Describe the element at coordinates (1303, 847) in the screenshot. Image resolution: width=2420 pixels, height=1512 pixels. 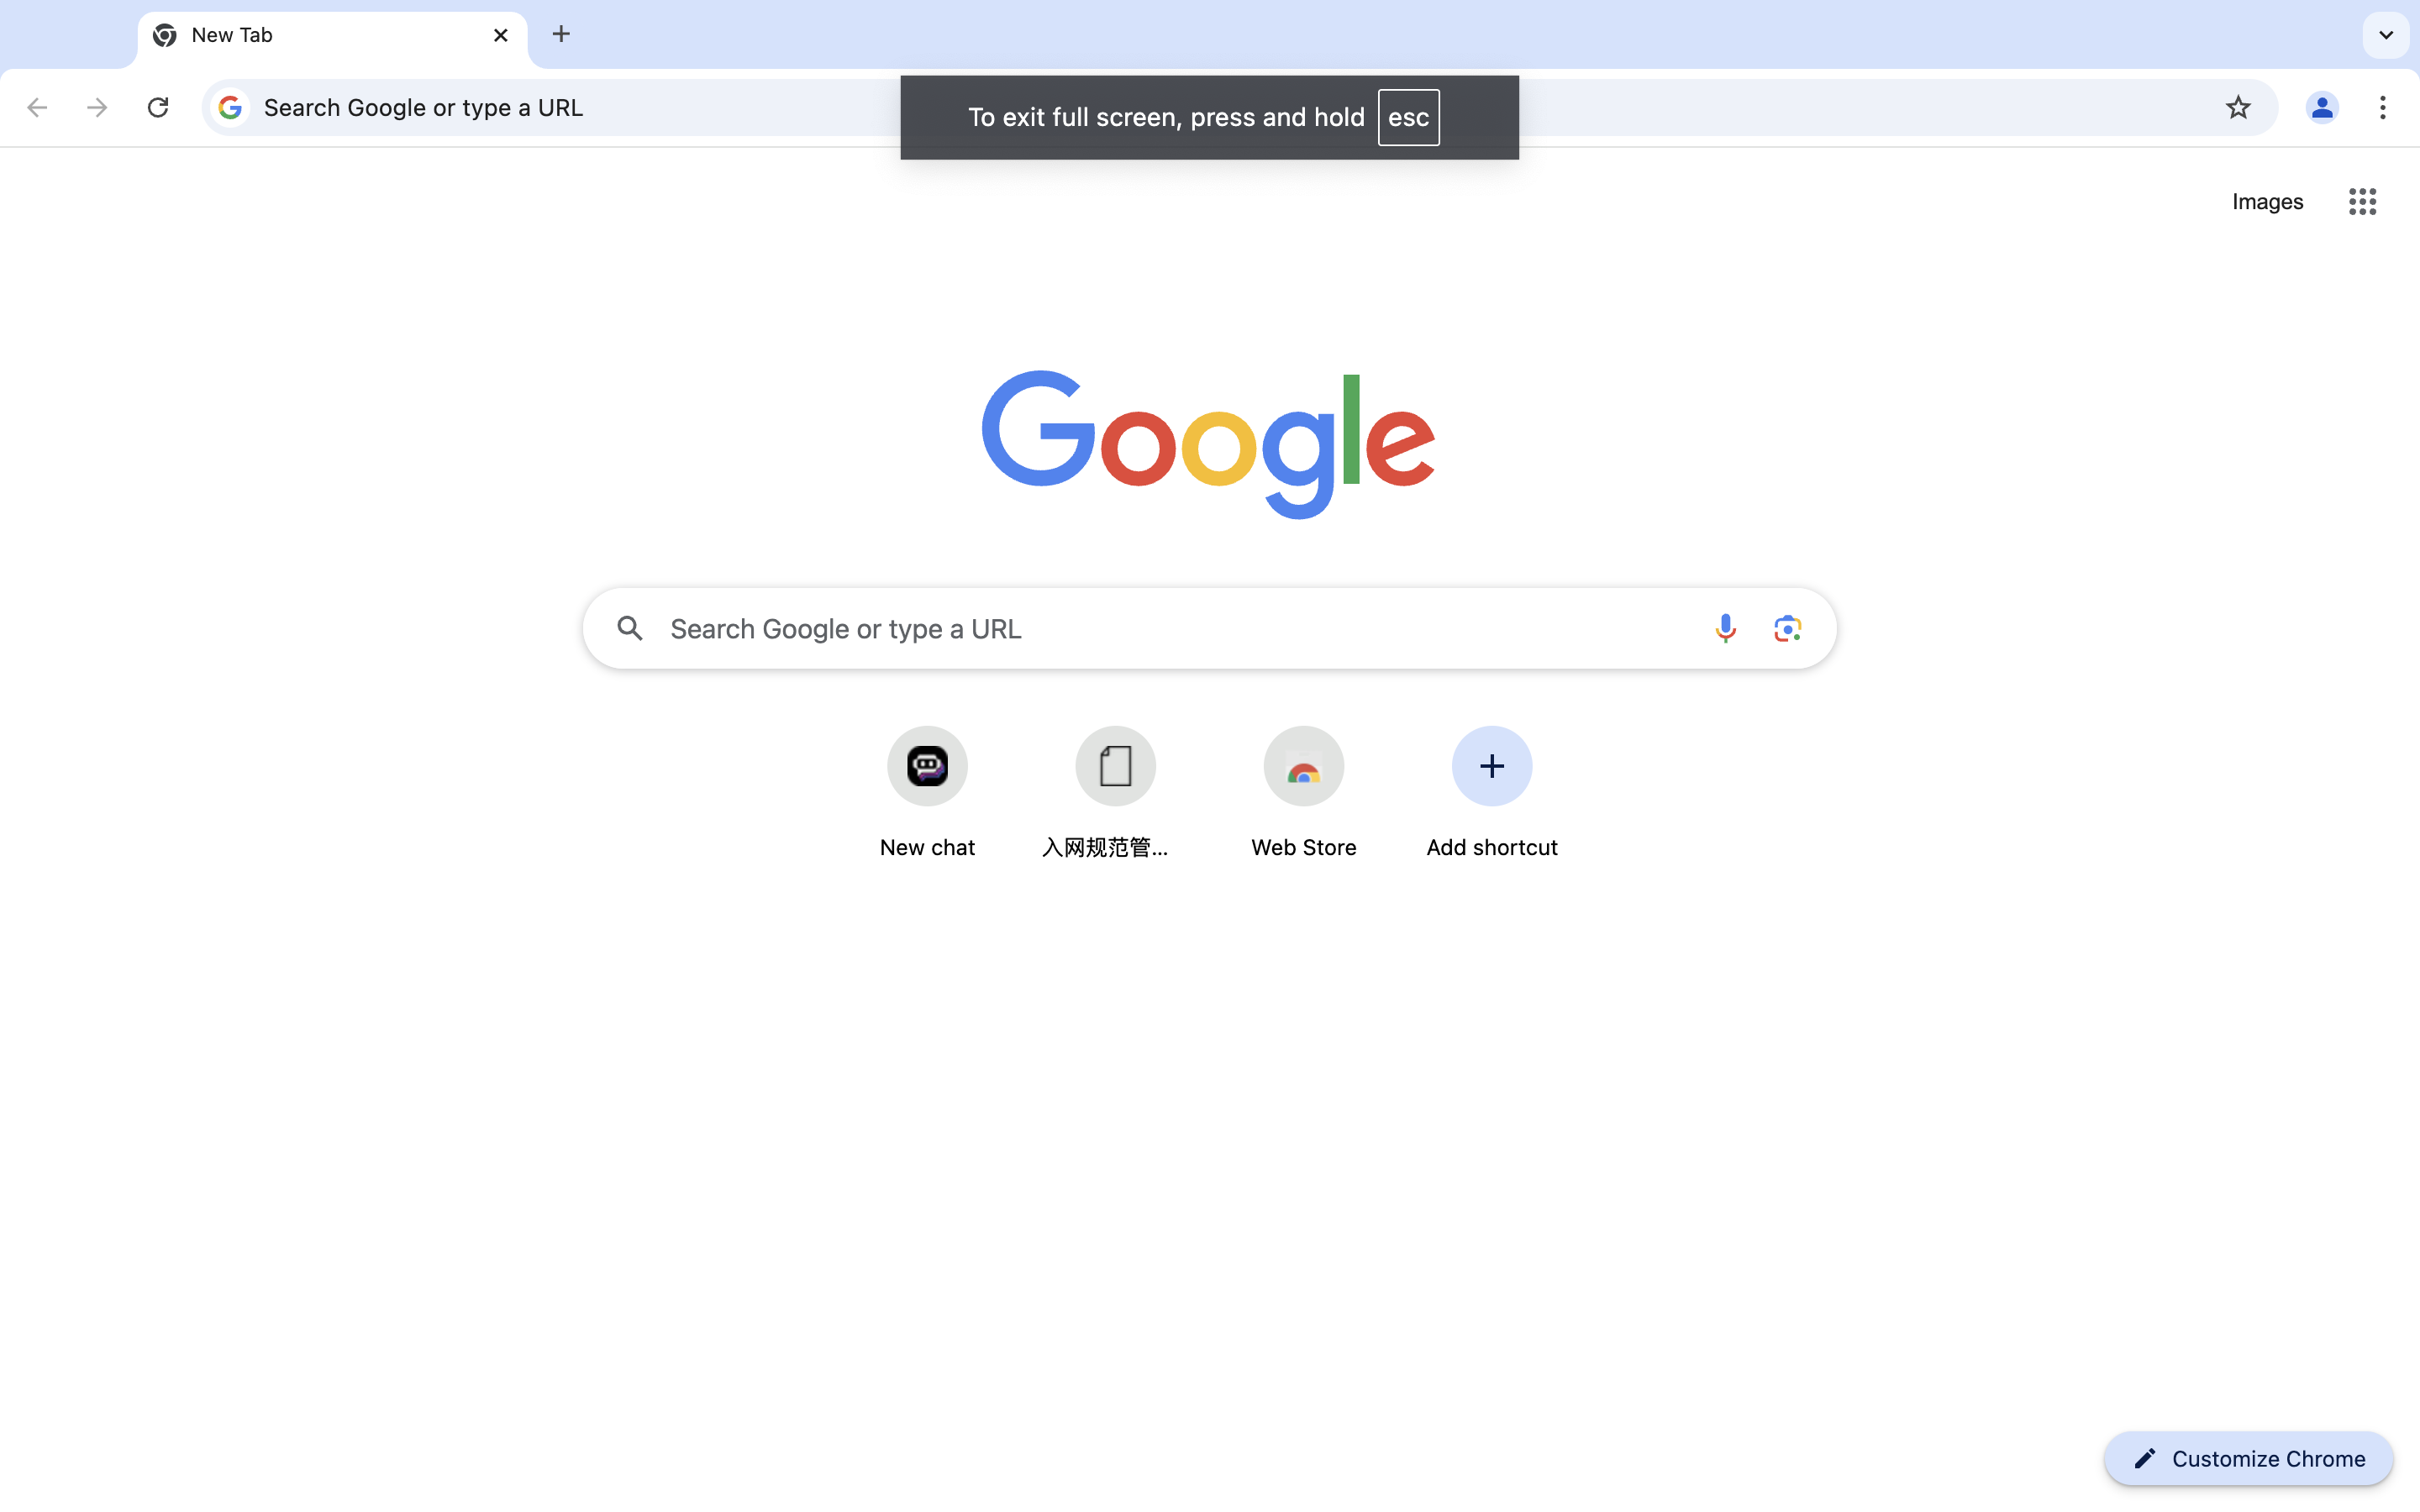
I see `'Web Store'` at that location.